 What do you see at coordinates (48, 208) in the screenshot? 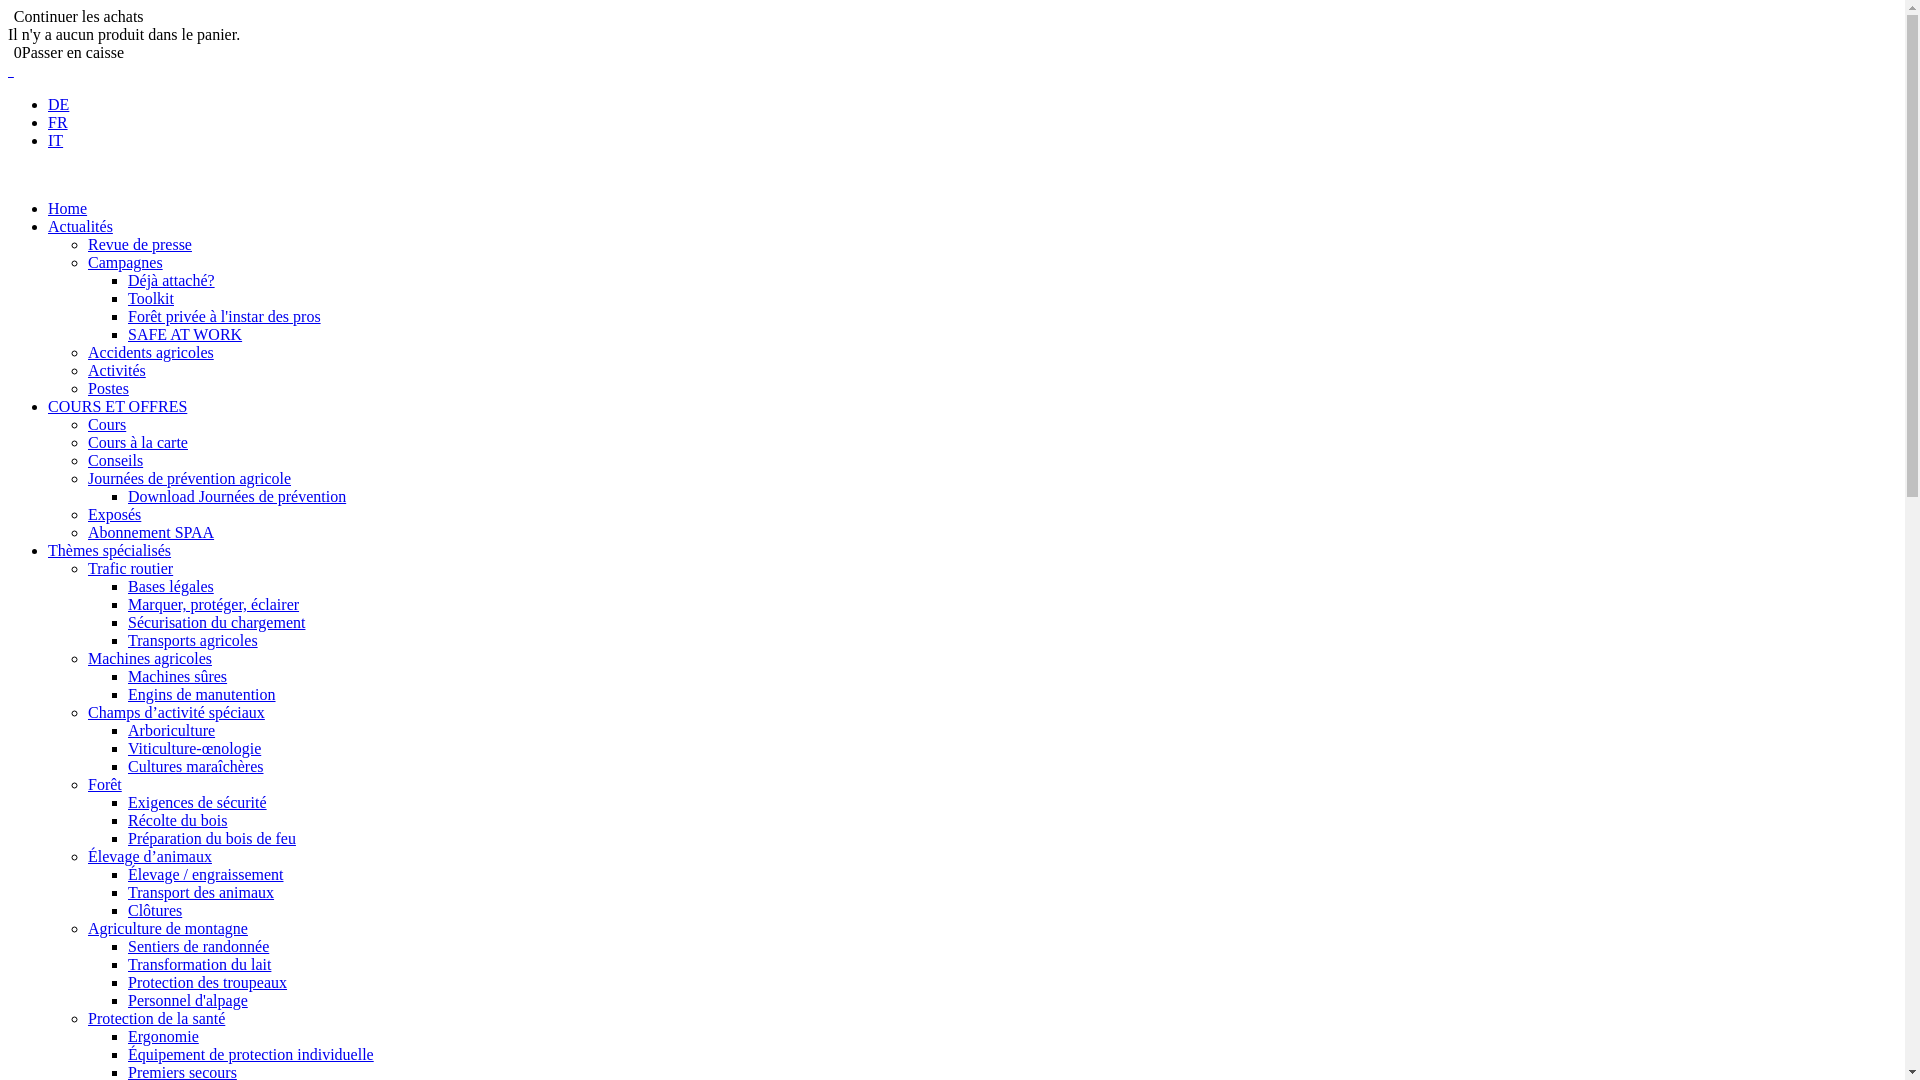
I see `'Home'` at bounding box center [48, 208].